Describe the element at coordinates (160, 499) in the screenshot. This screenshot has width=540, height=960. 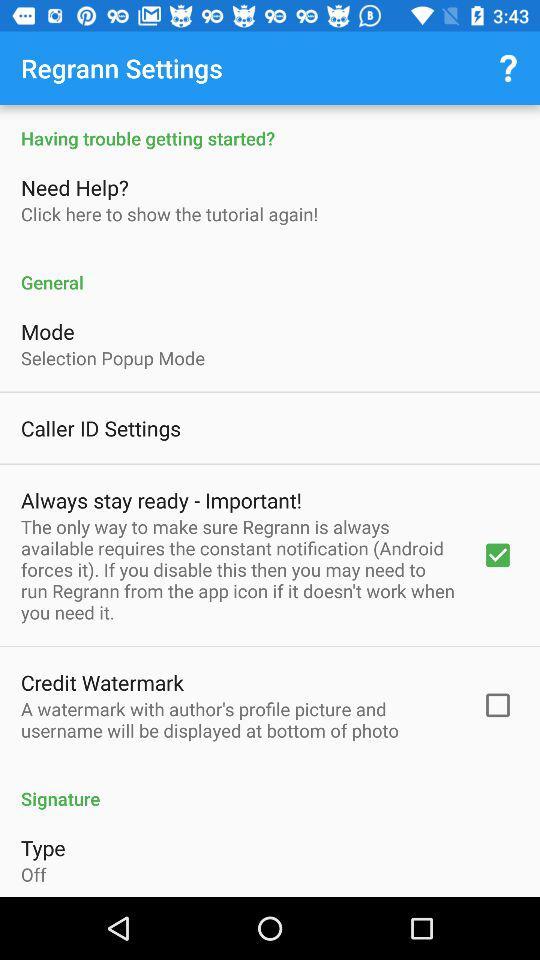
I see `the icon above the only way icon` at that location.